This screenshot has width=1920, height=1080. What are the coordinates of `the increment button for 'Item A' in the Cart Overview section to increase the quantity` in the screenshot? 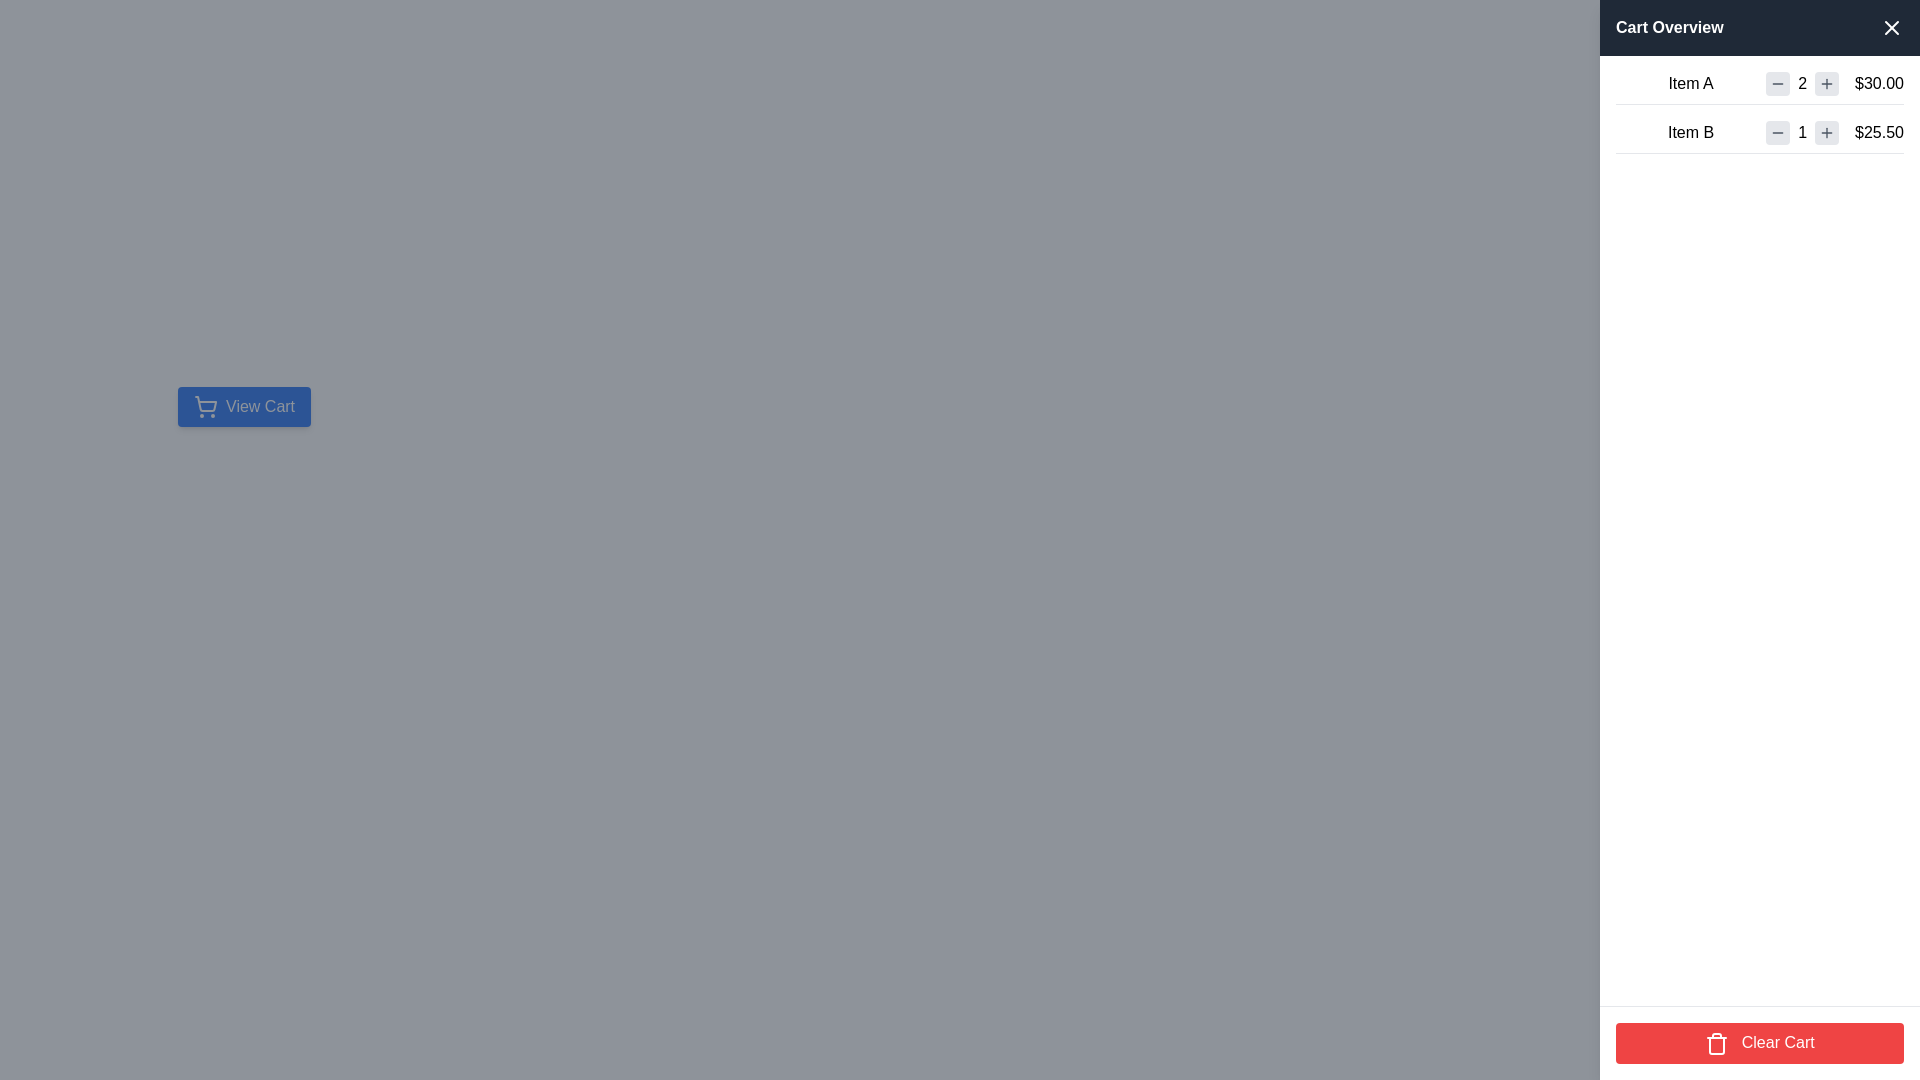 It's located at (1827, 83).